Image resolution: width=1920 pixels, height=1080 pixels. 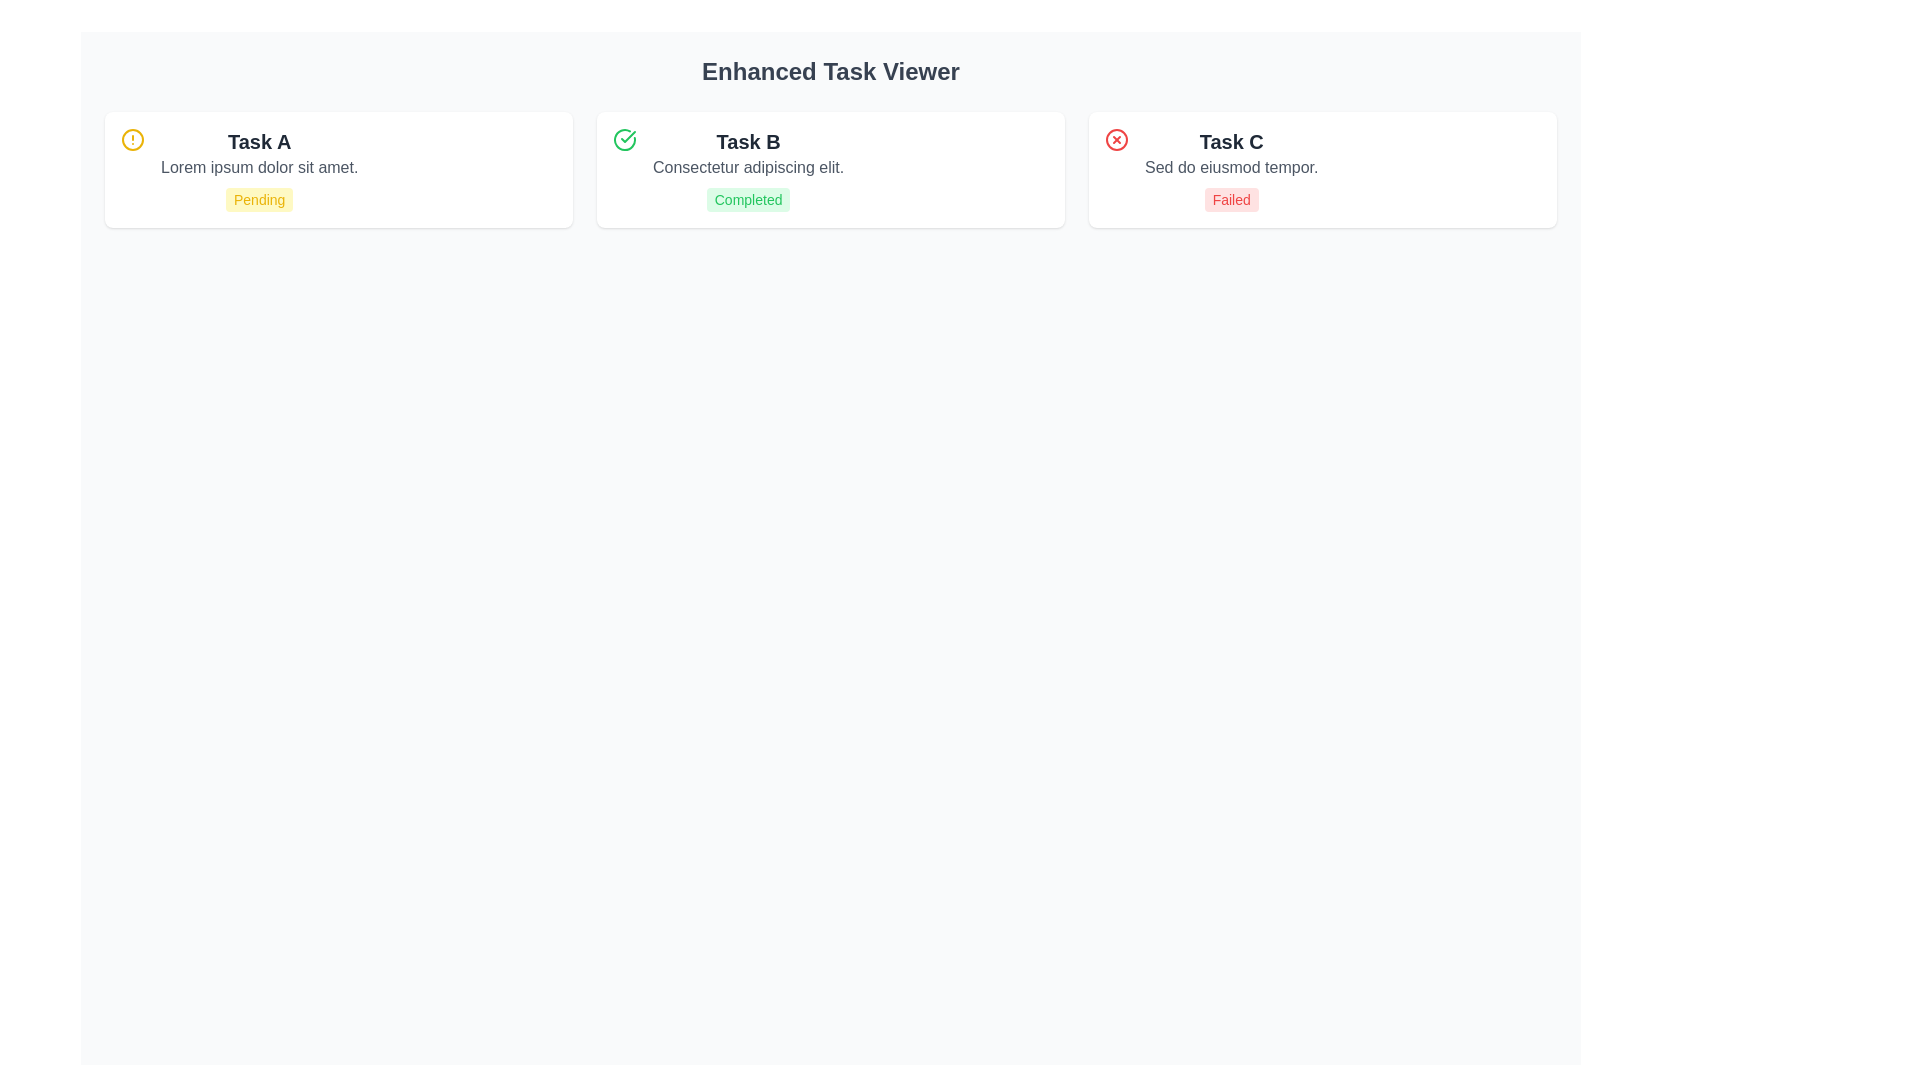 What do you see at coordinates (747, 141) in the screenshot?
I see `title text label of the middle card in the Enhanced Task Viewer interface, which provides essential information about the card's content` at bounding box center [747, 141].